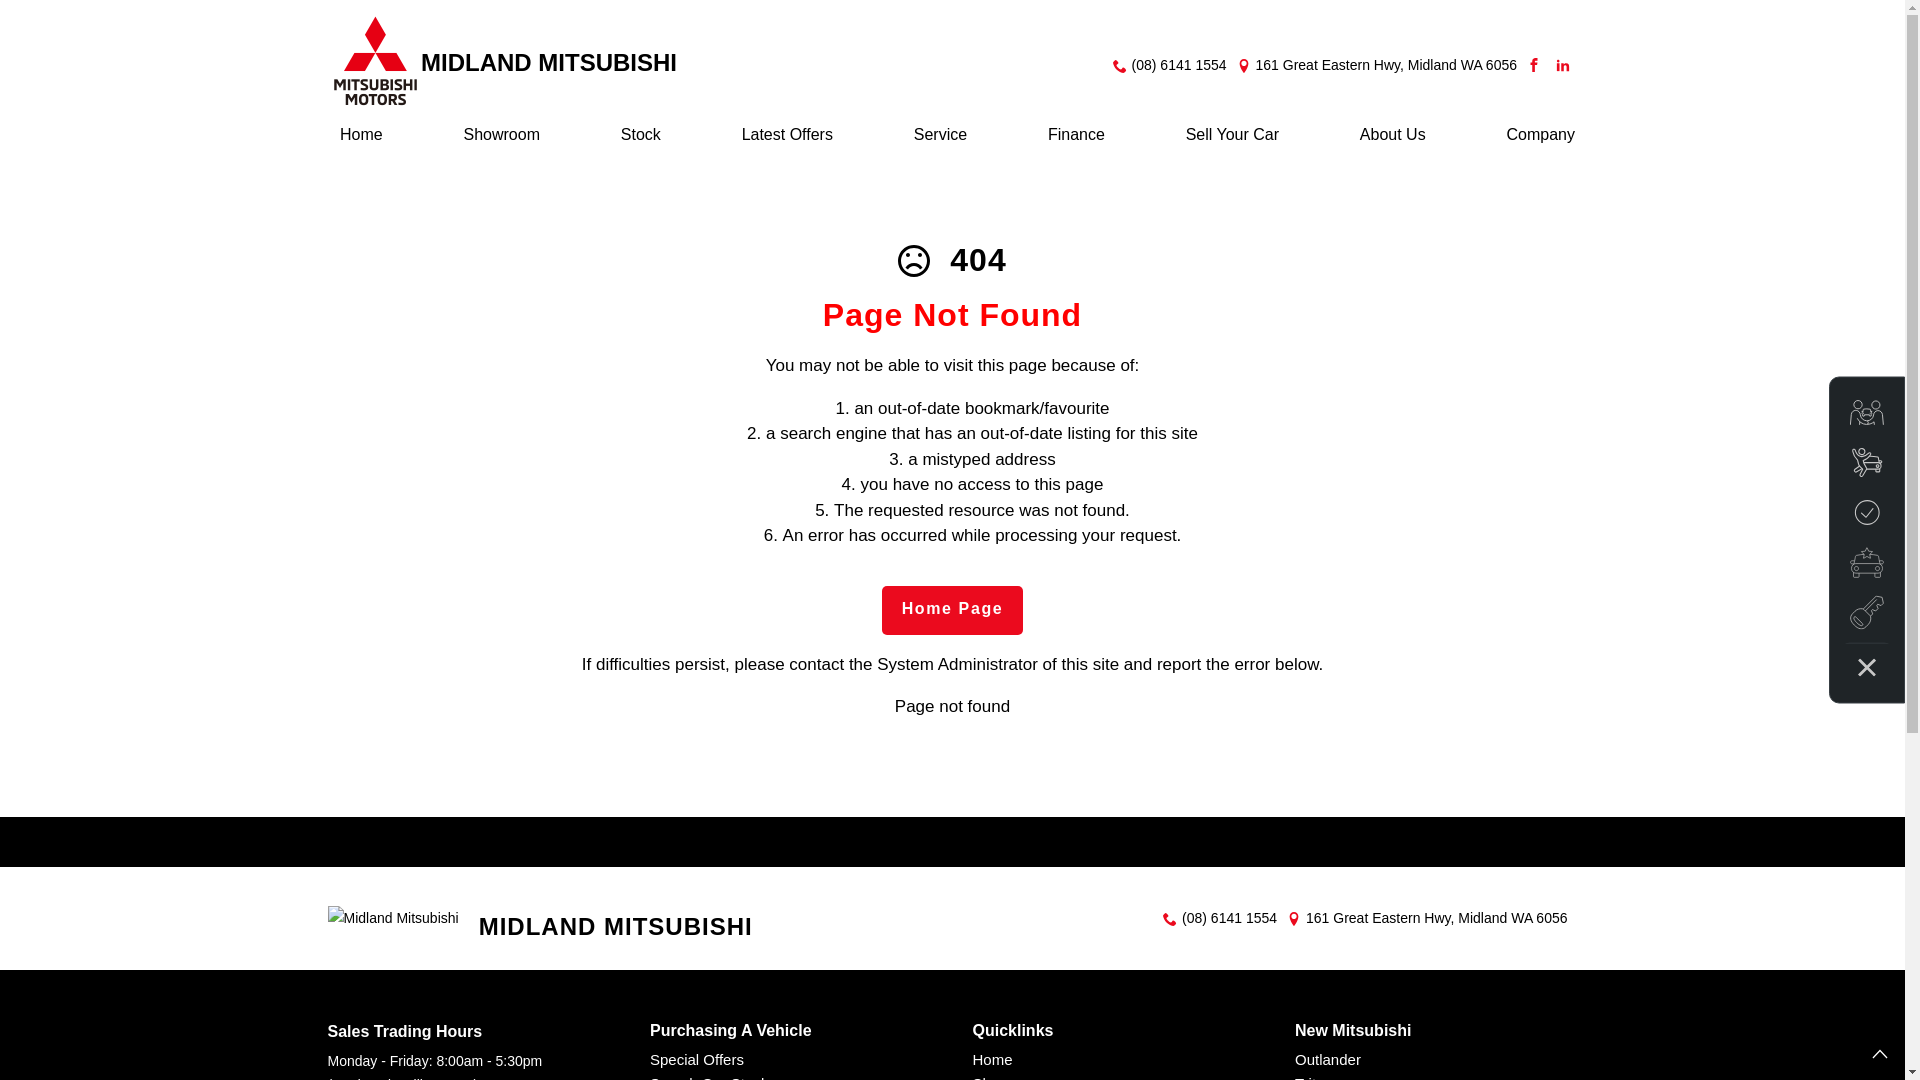  I want to click on 'Outlander', so click(1328, 1058).